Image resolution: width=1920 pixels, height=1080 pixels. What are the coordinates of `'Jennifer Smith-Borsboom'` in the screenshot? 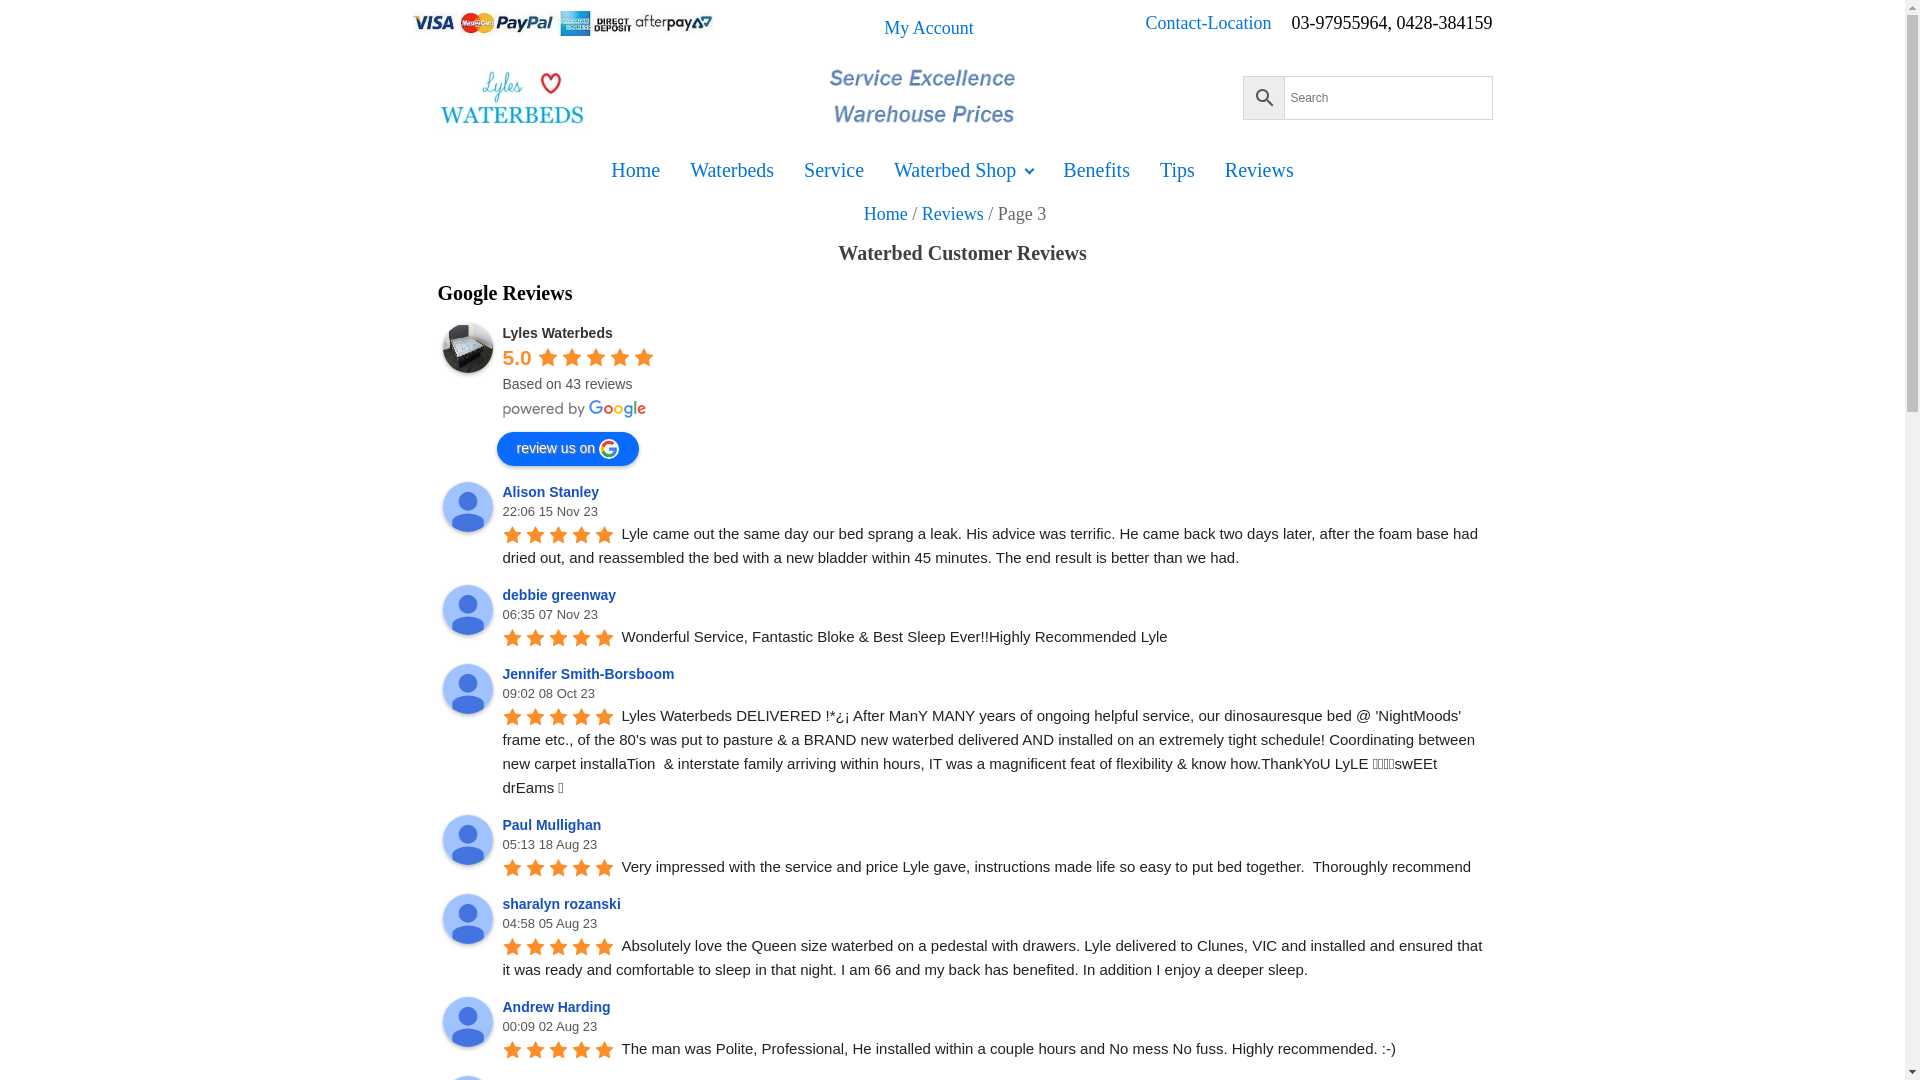 It's located at (440, 688).